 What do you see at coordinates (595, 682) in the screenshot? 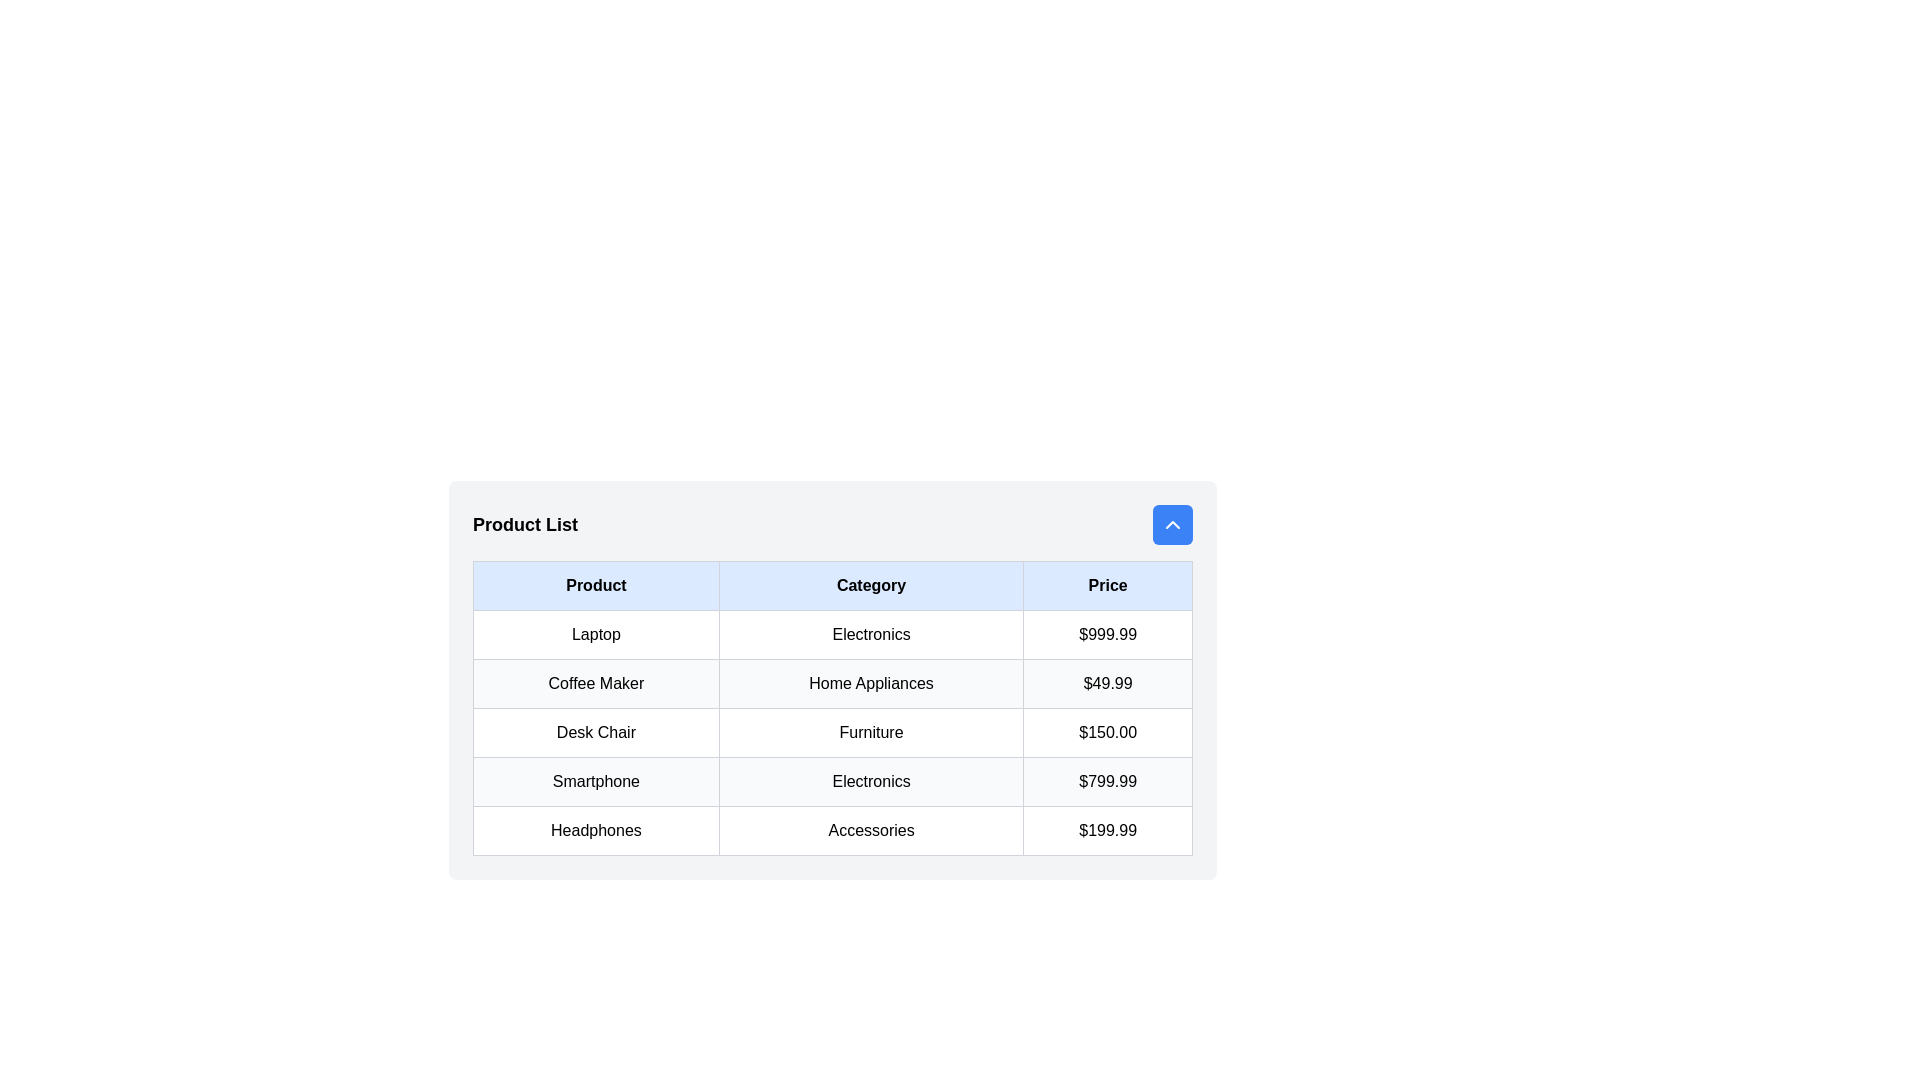
I see `the text label displaying 'Coffee Maker', which is located in the second row of the 'Product' column in a table, aligned with 'Home Appliances' in the 'Category' column and '$49.99' in the 'Price' column` at bounding box center [595, 682].